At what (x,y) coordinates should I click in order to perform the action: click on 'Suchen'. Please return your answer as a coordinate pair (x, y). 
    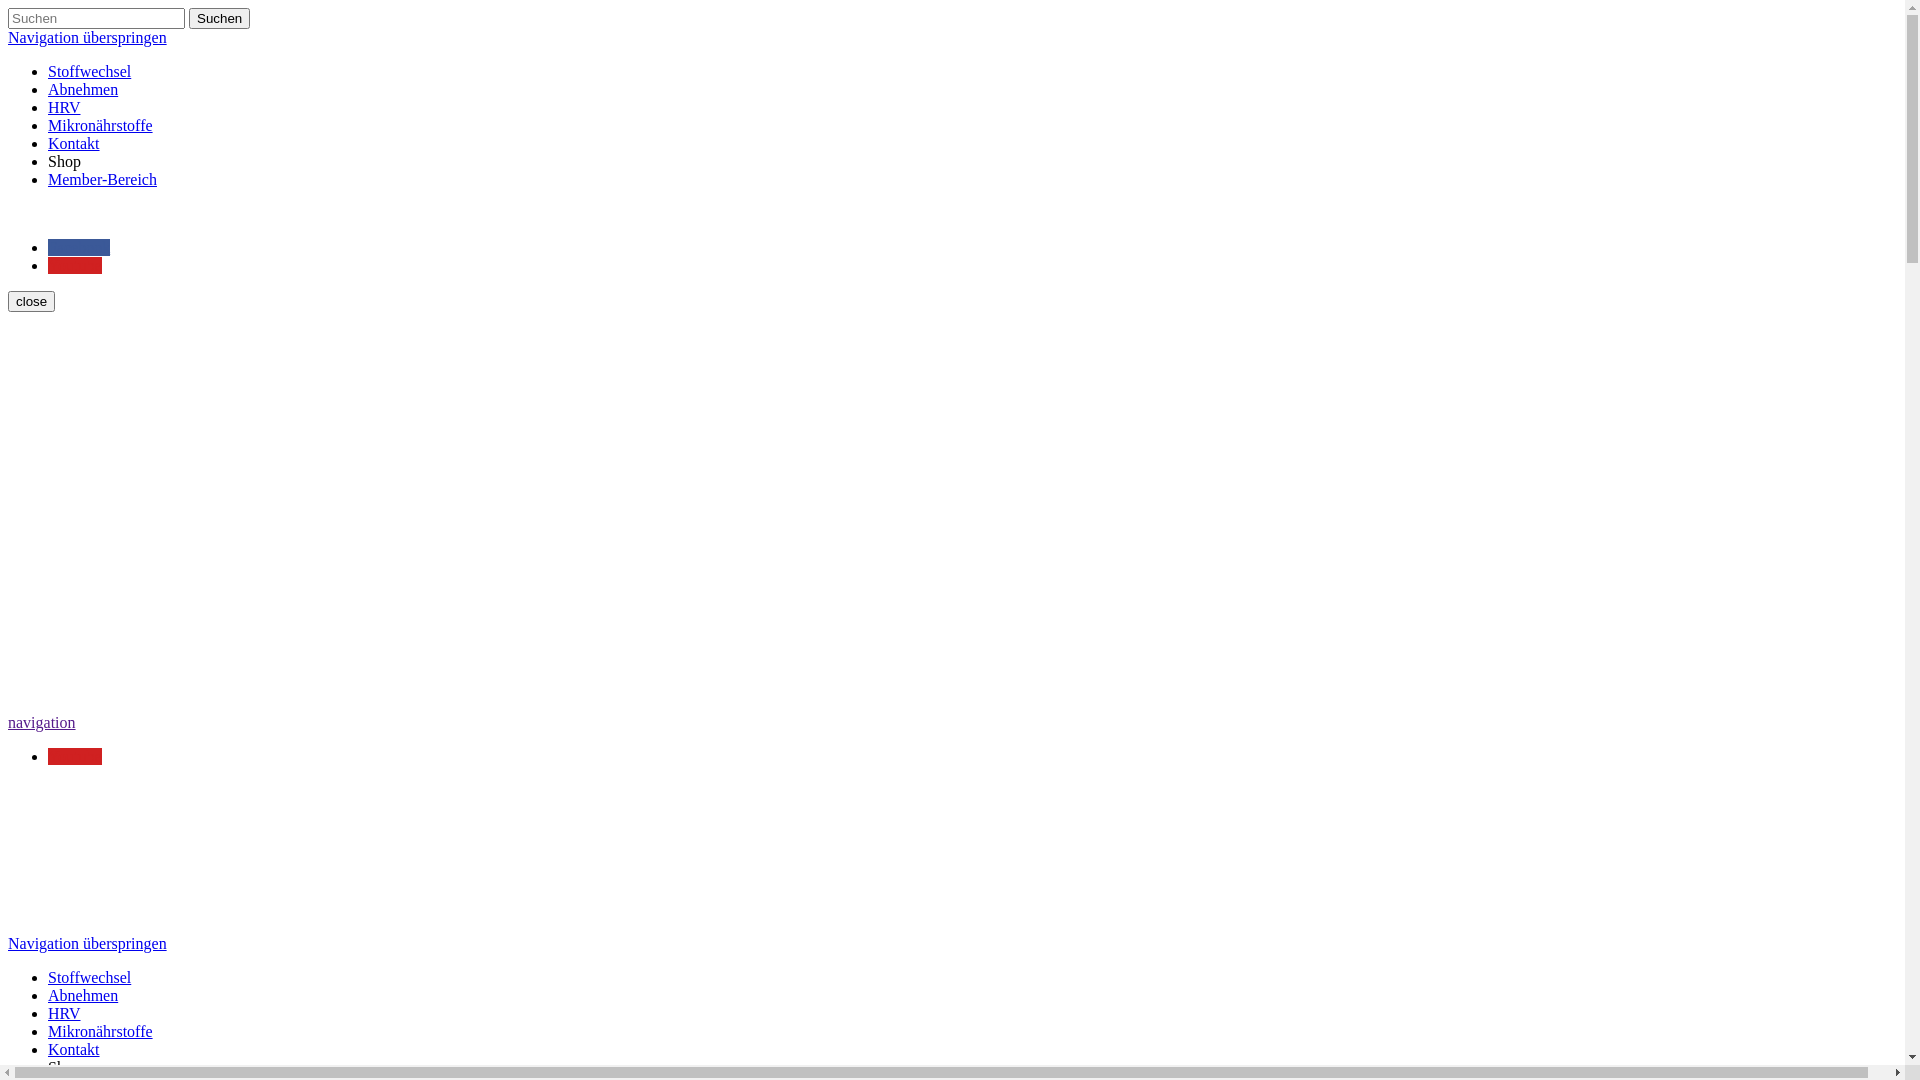
    Looking at the image, I should click on (219, 18).